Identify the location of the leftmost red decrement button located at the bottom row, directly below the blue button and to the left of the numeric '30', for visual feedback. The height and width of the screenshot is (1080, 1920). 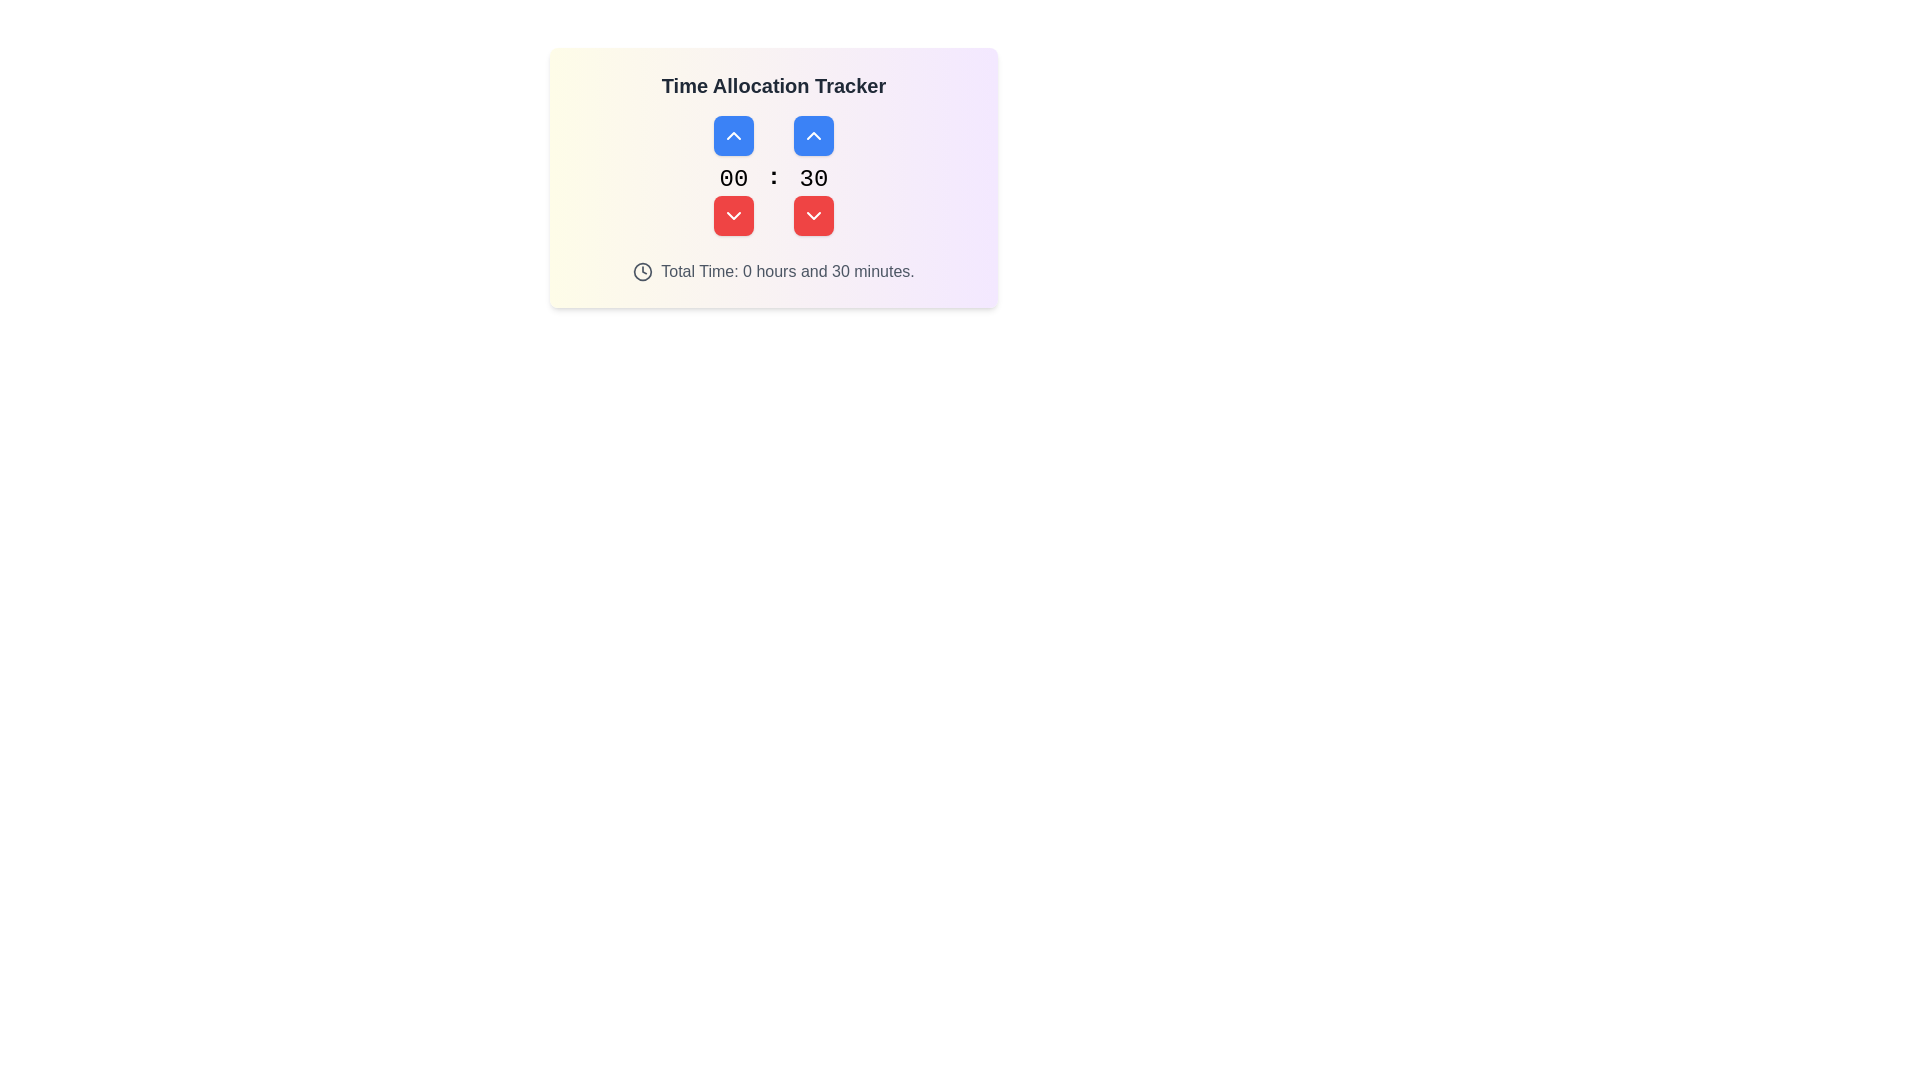
(733, 216).